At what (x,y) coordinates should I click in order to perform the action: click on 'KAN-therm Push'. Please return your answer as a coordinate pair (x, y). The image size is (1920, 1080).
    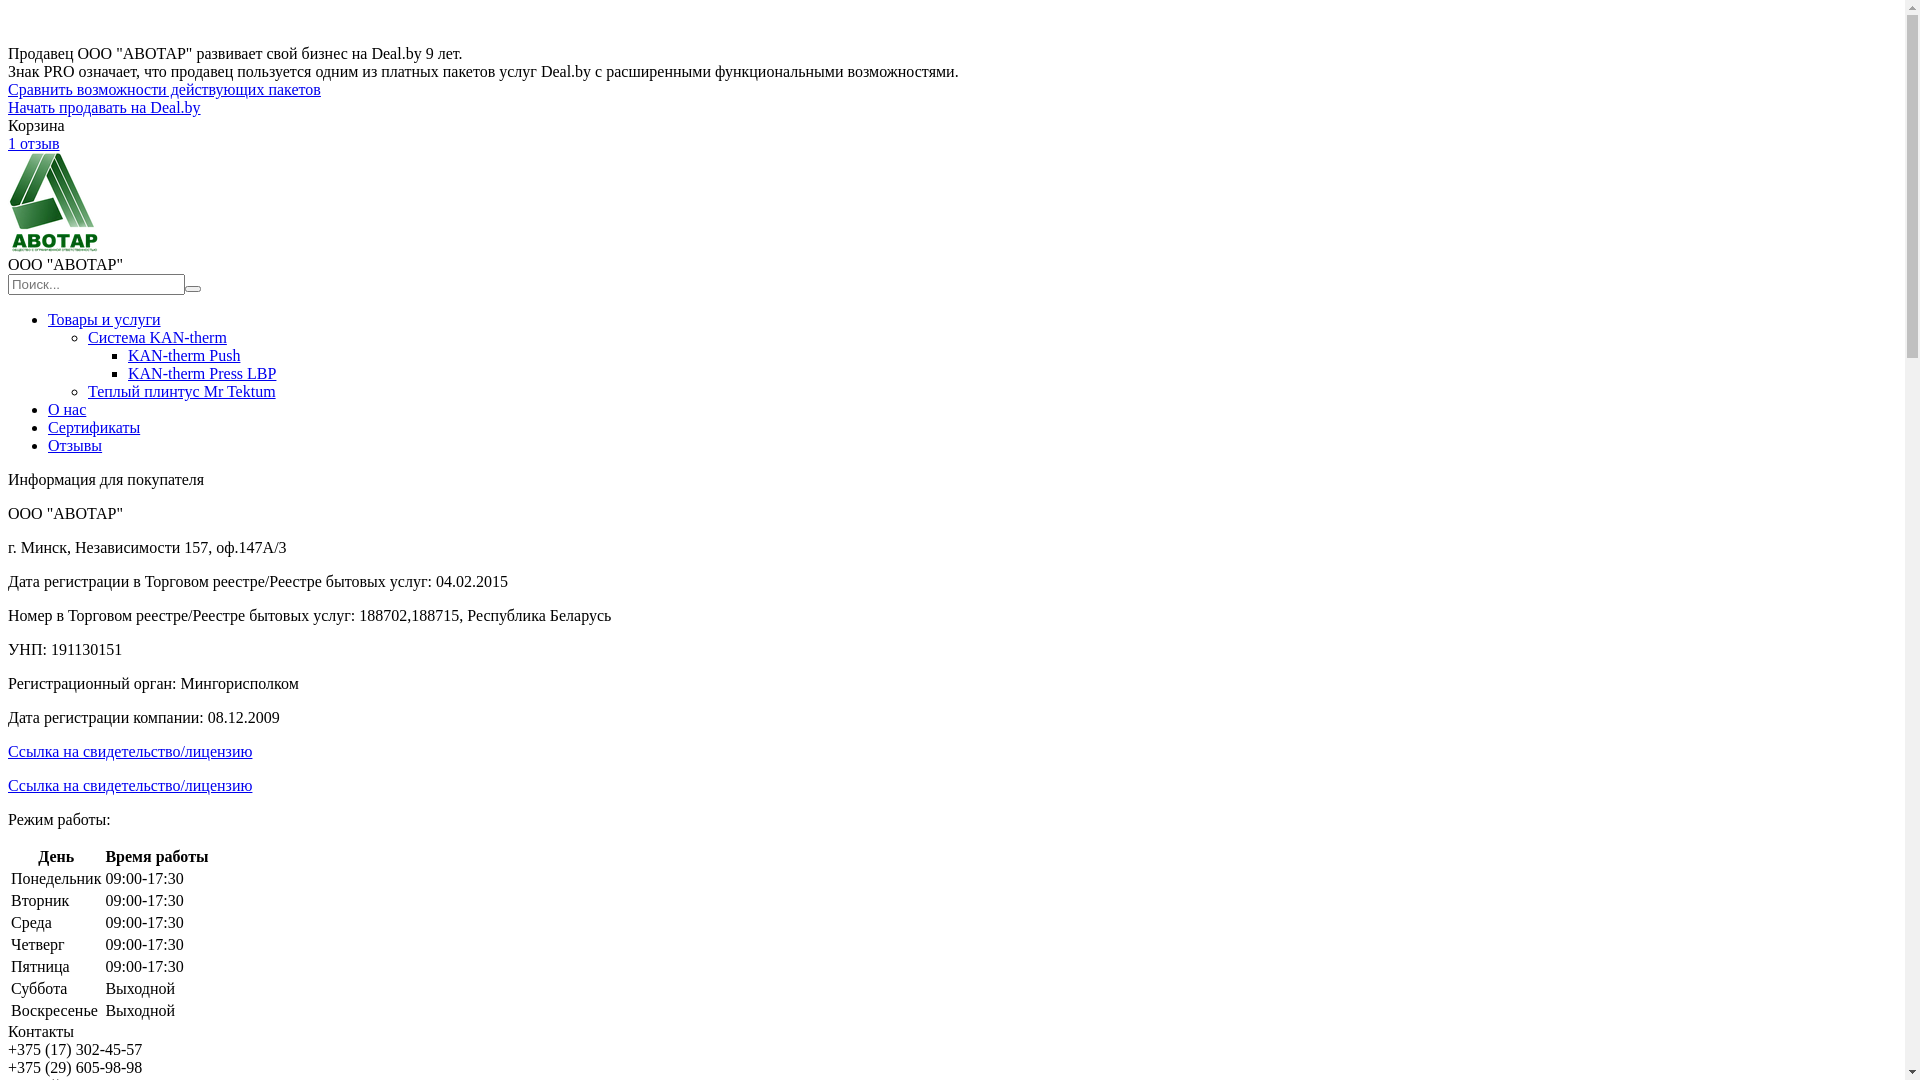
    Looking at the image, I should click on (183, 354).